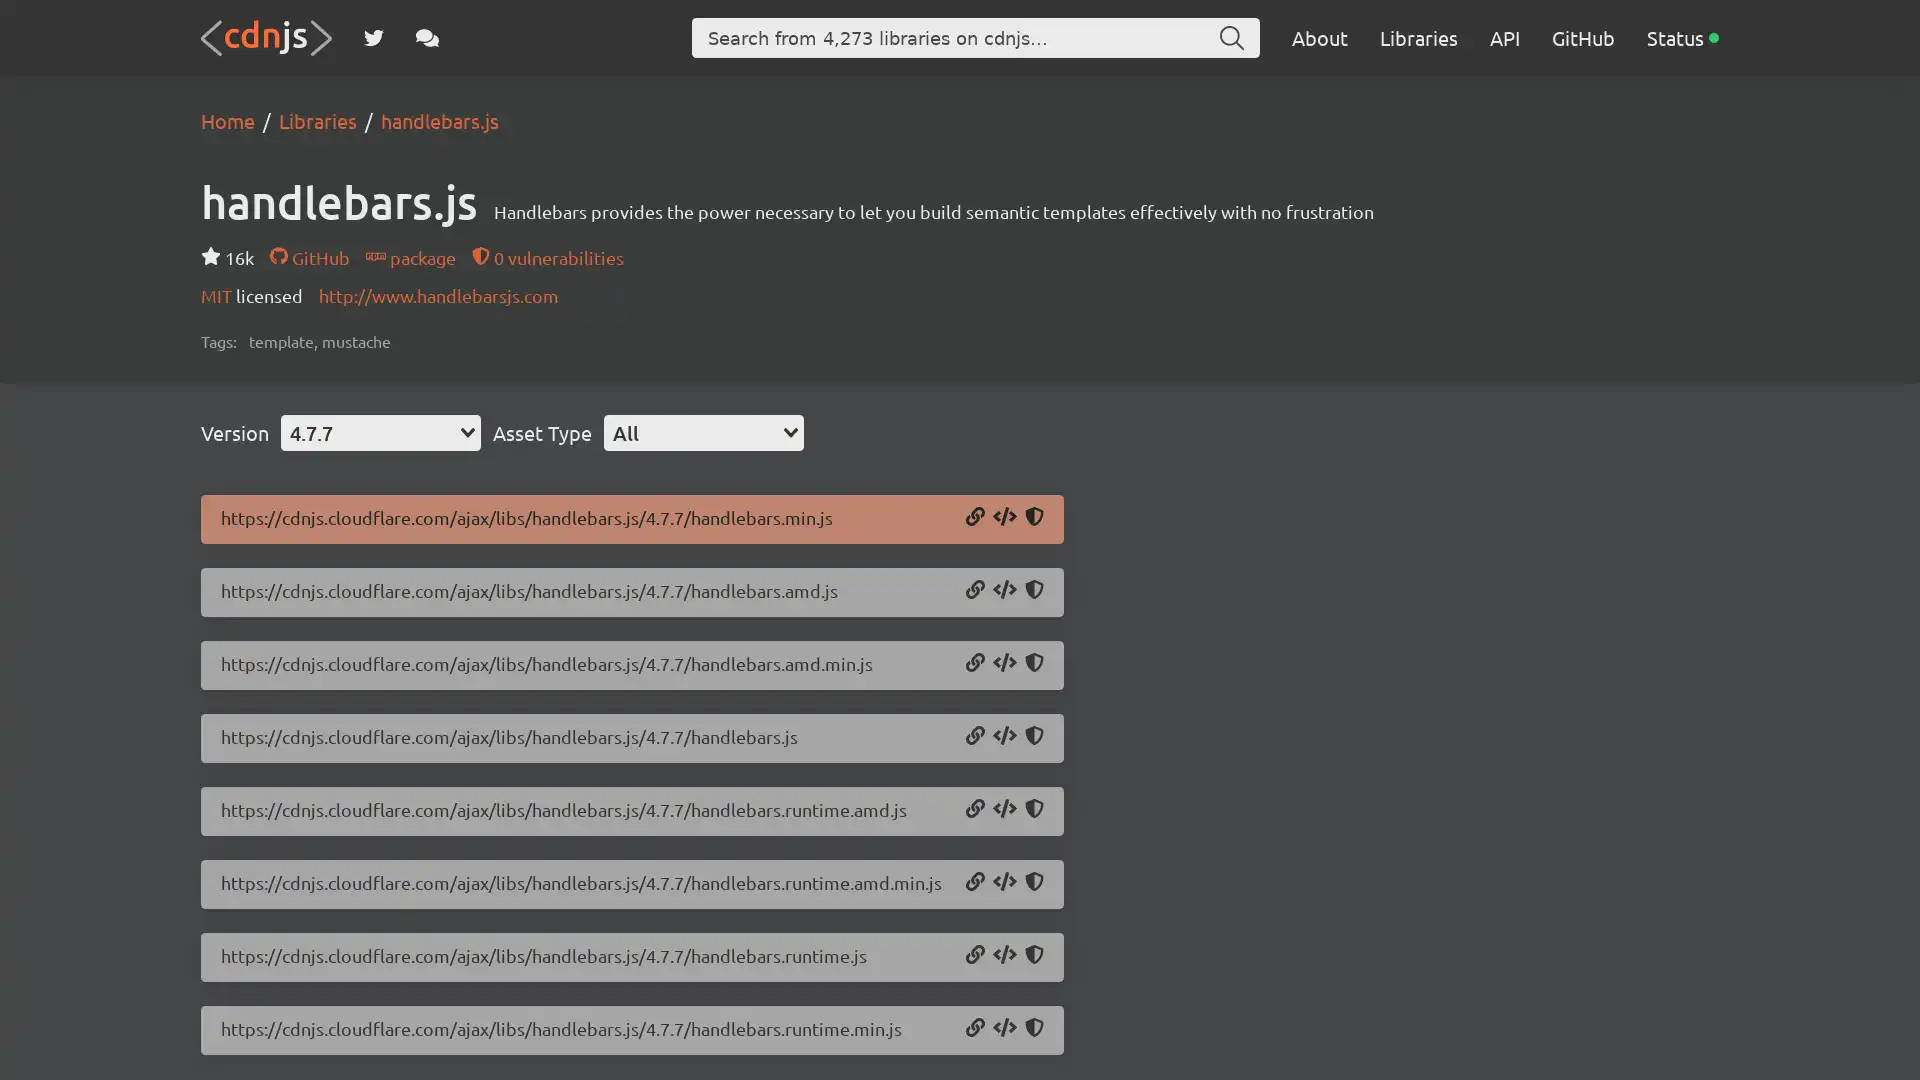 This screenshot has height=1080, width=1920. I want to click on Copy URL, so click(975, 1029).